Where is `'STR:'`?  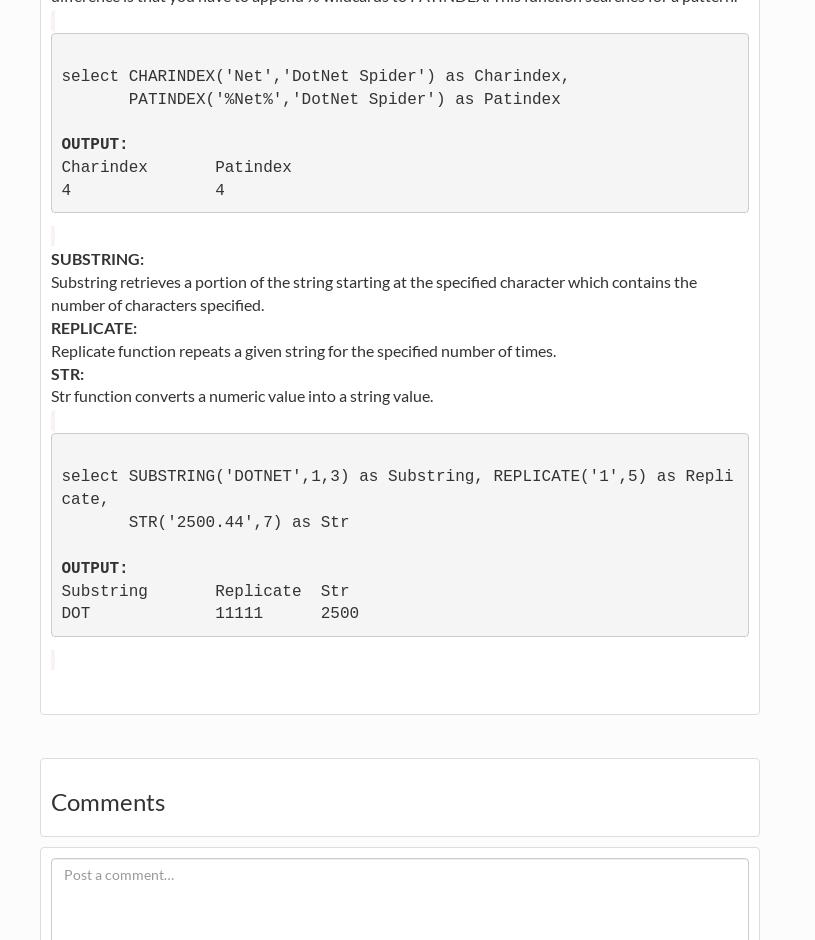 'STR:' is located at coordinates (50, 371).